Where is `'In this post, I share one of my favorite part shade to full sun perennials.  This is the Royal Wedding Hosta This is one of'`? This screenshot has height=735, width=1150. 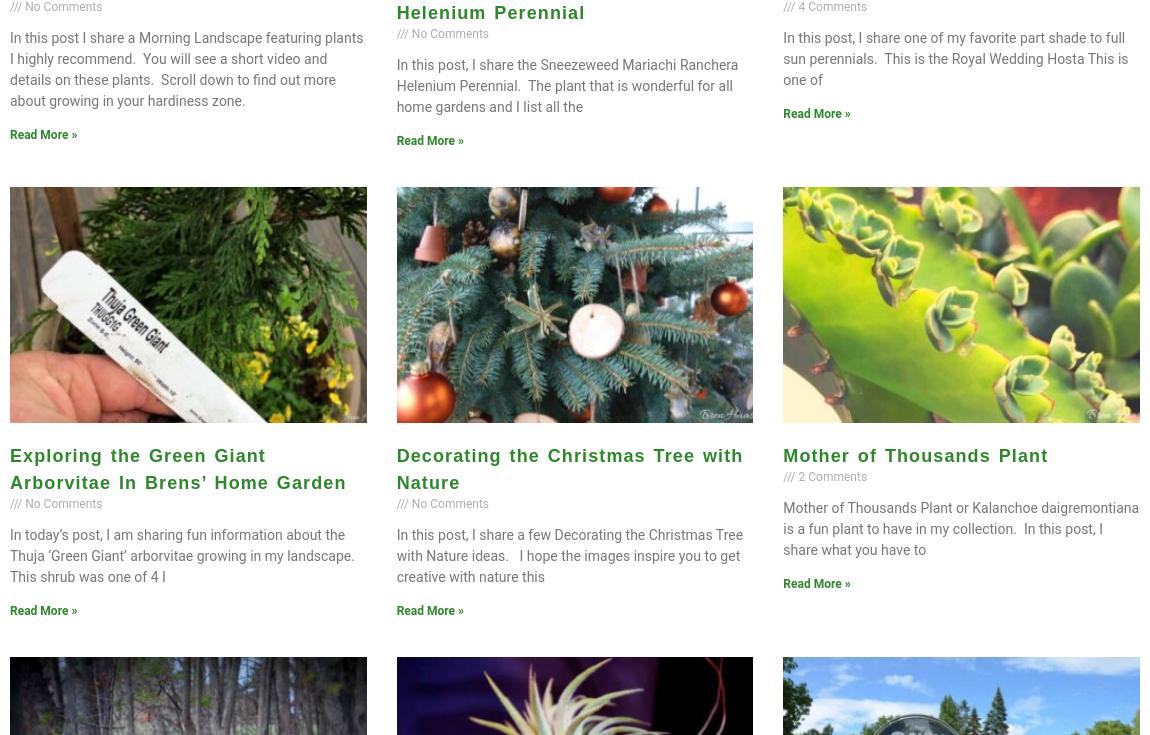 'In this post, I share one of my favorite part shade to full sun perennials.  This is the Royal Wedding Hosta This is one of' is located at coordinates (955, 59).